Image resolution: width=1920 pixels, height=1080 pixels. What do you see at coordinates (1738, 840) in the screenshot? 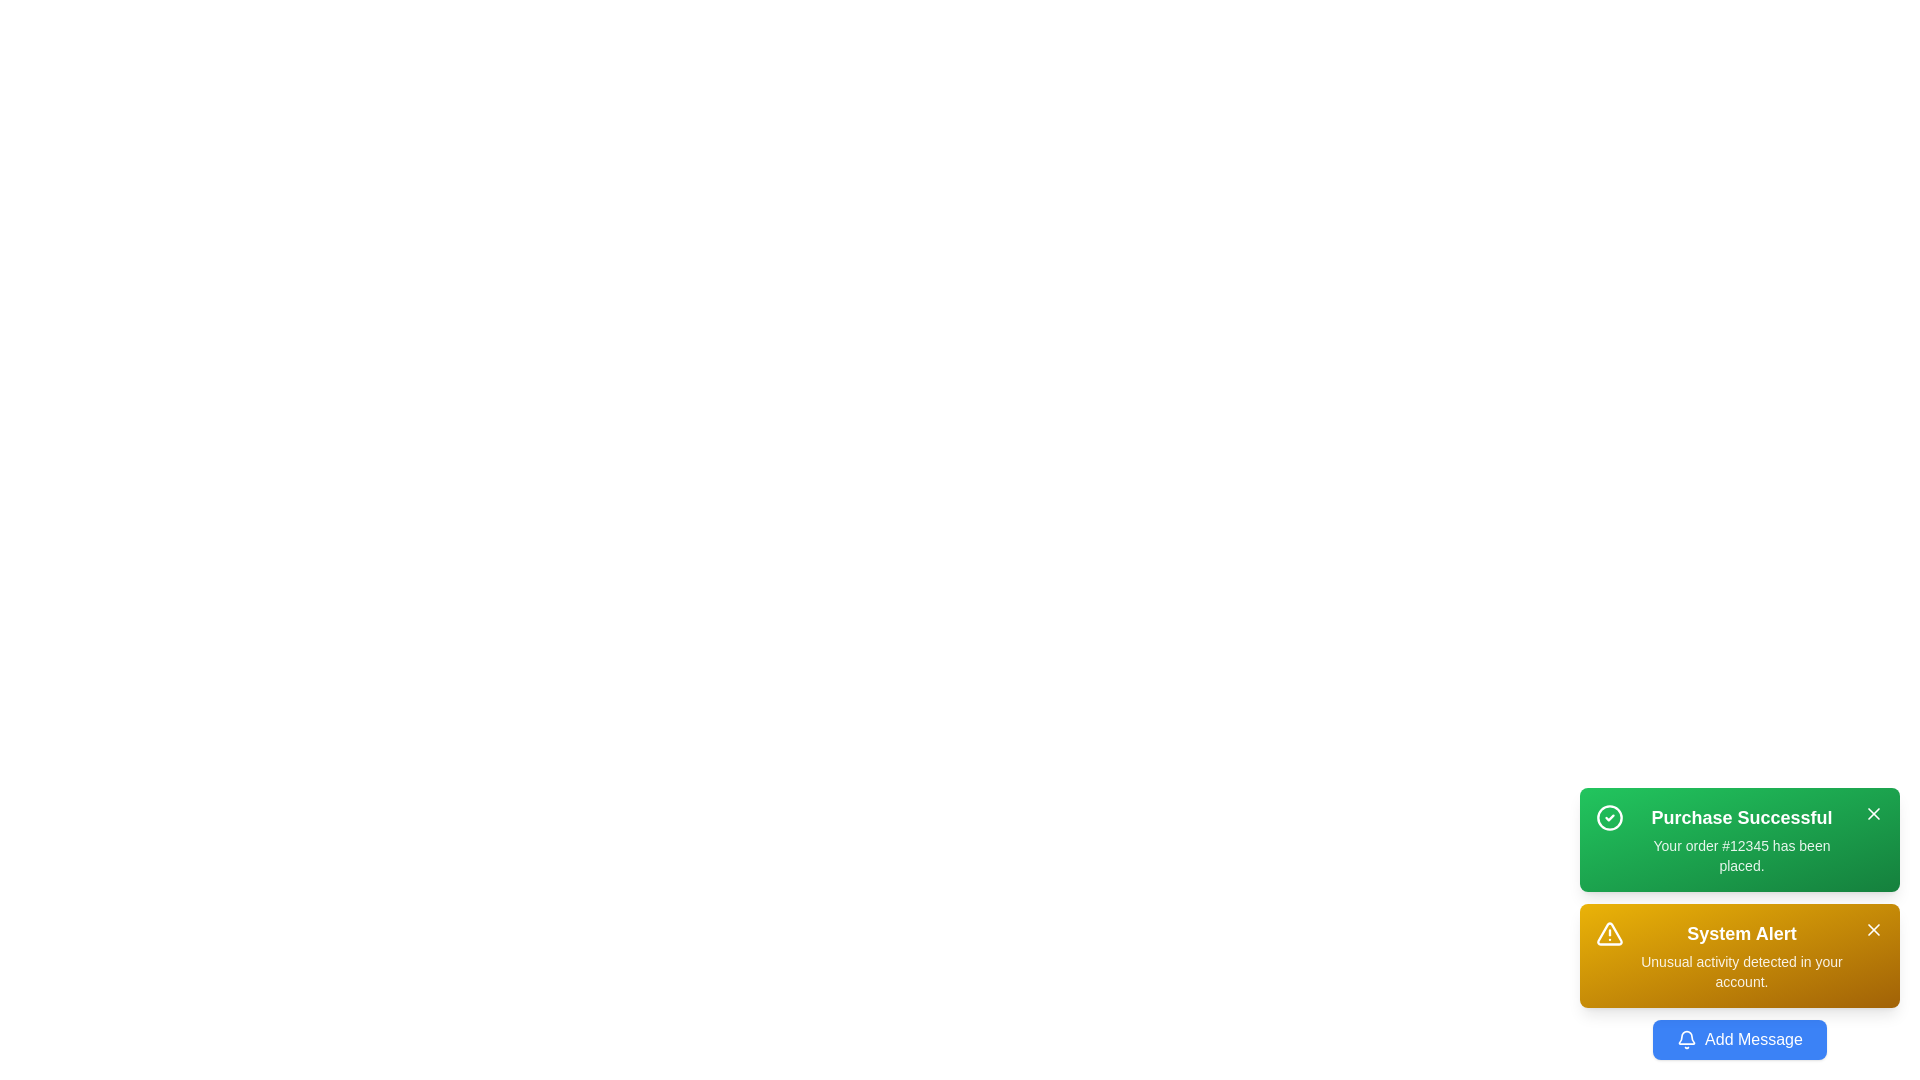
I see `the message with title Purchase Successful` at bounding box center [1738, 840].